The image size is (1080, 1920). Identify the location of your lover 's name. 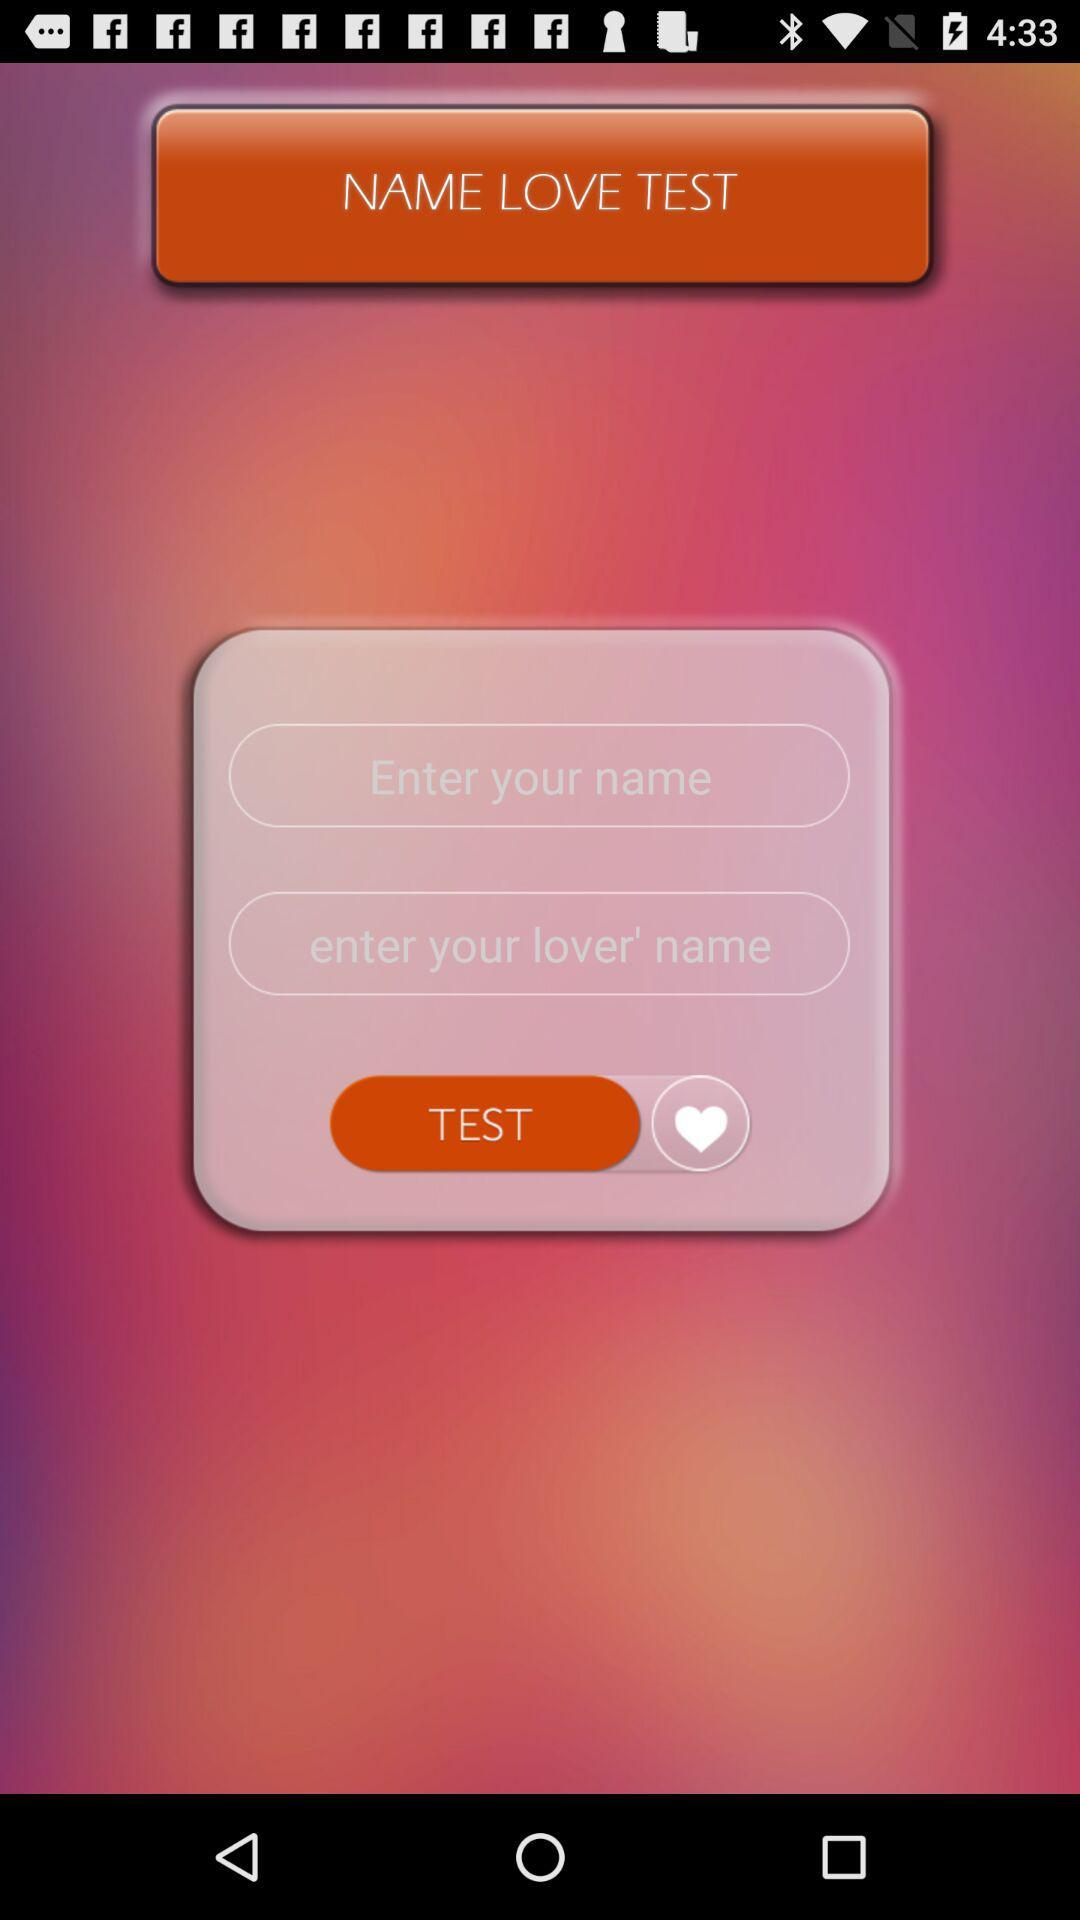
(540, 943).